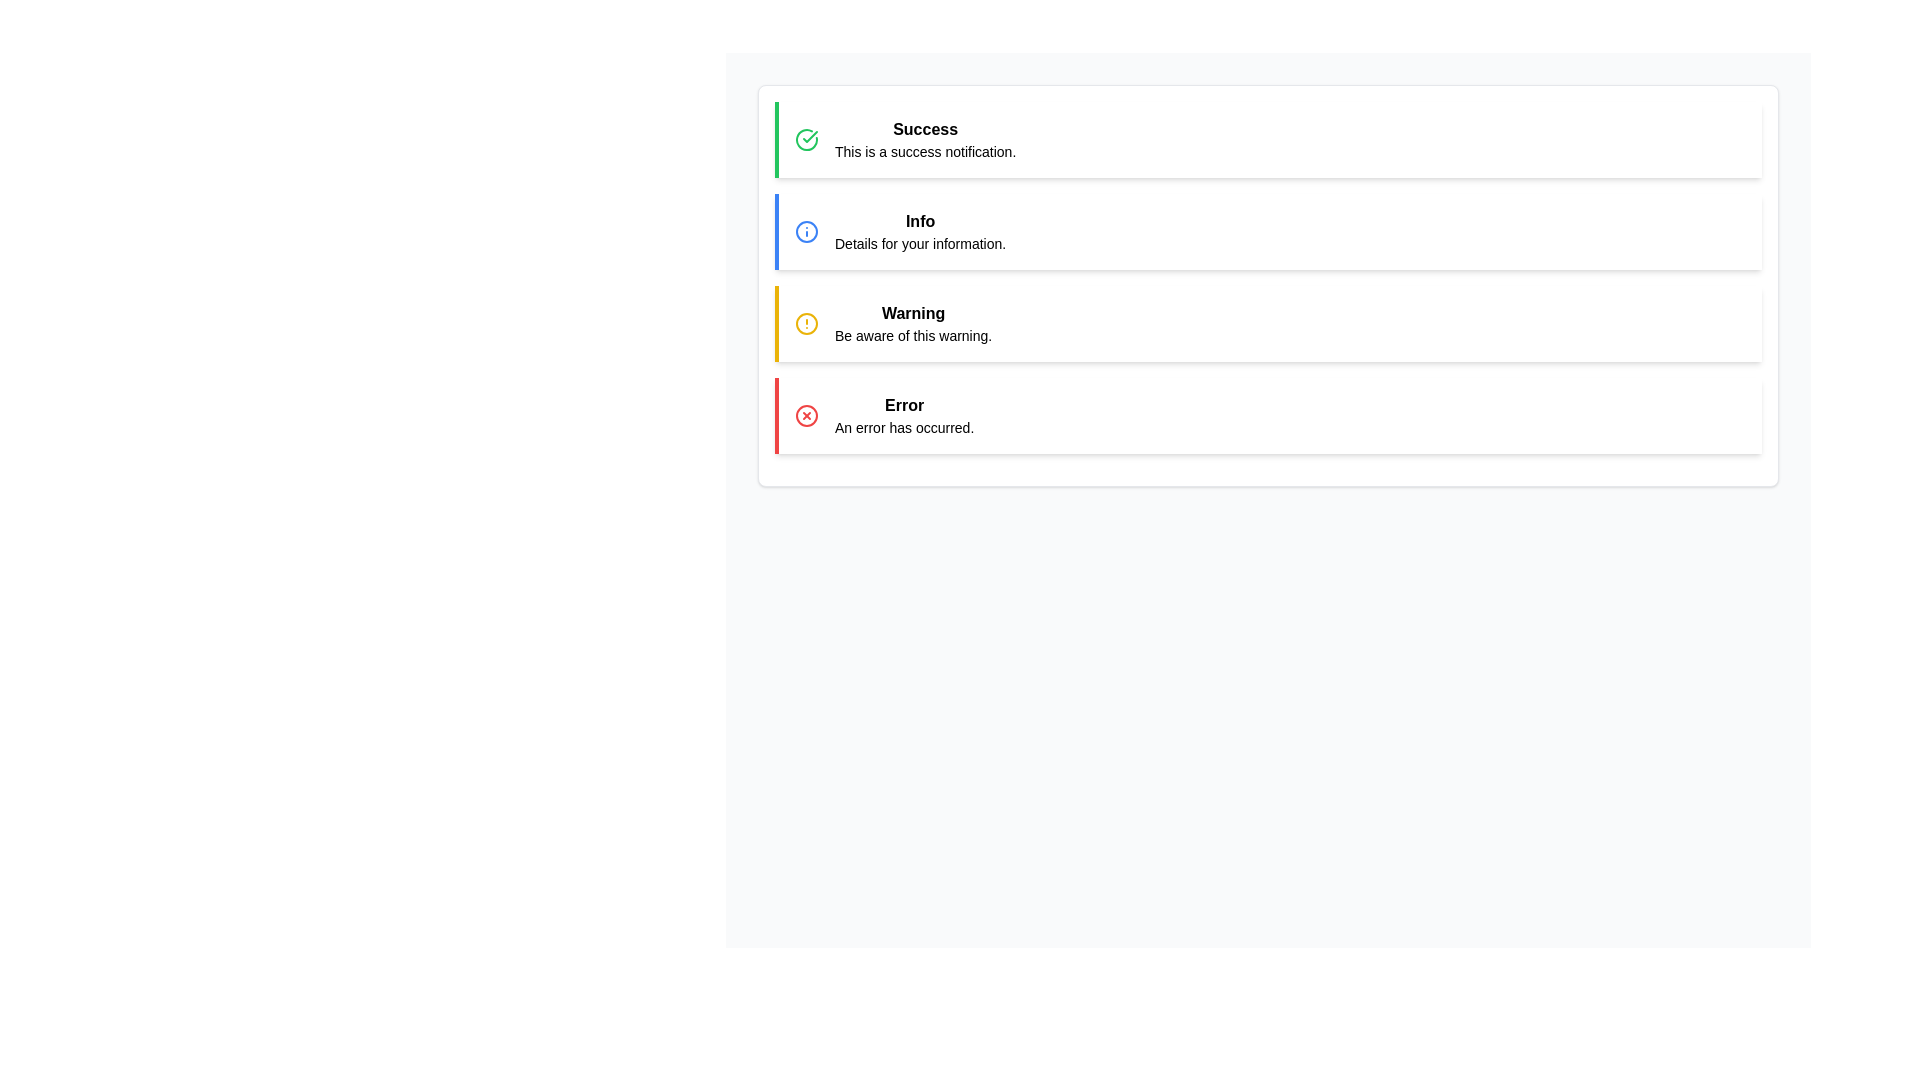 This screenshot has width=1920, height=1080. What do you see at coordinates (912, 334) in the screenshot?
I see `the text label displaying 'Be aware of this warning.' positioned below the 'Warning' text in the notification list` at bounding box center [912, 334].